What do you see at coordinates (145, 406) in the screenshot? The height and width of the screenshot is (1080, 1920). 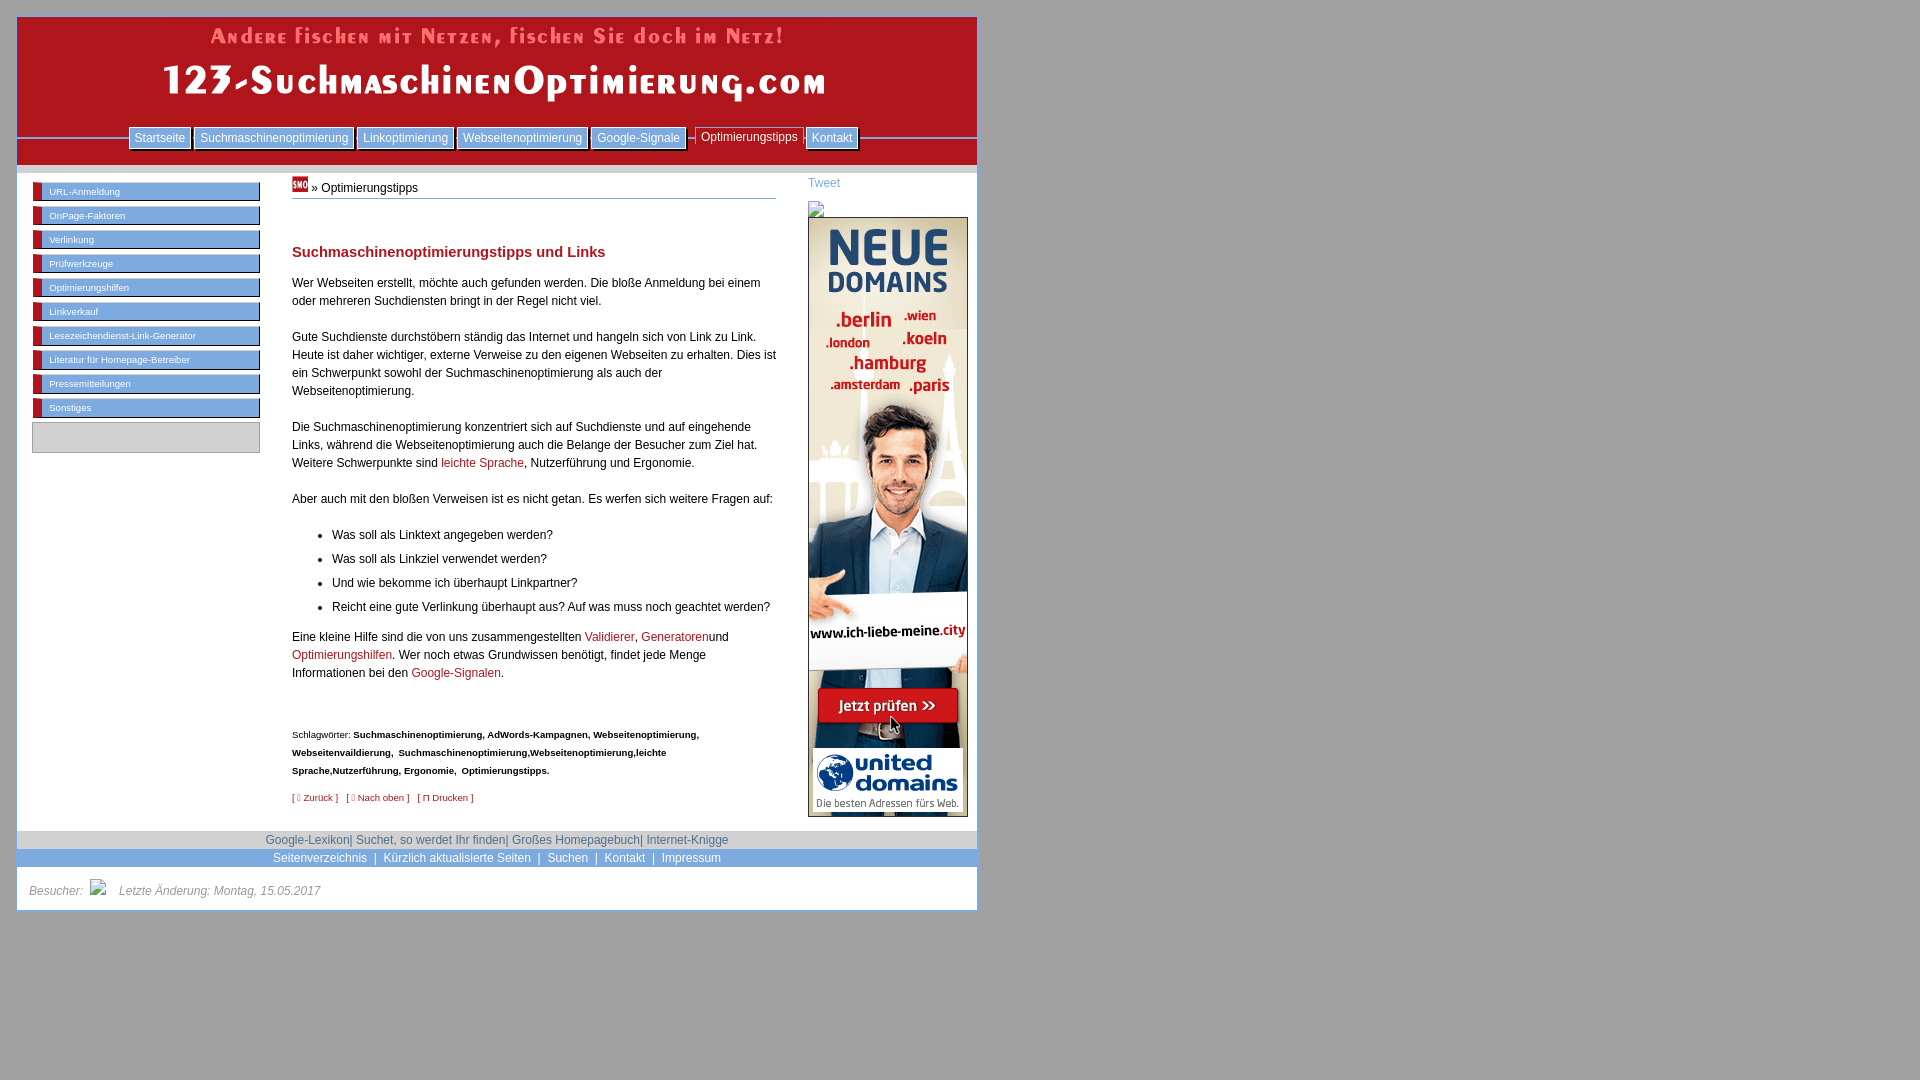 I see `'Sonstiges'` at bounding box center [145, 406].